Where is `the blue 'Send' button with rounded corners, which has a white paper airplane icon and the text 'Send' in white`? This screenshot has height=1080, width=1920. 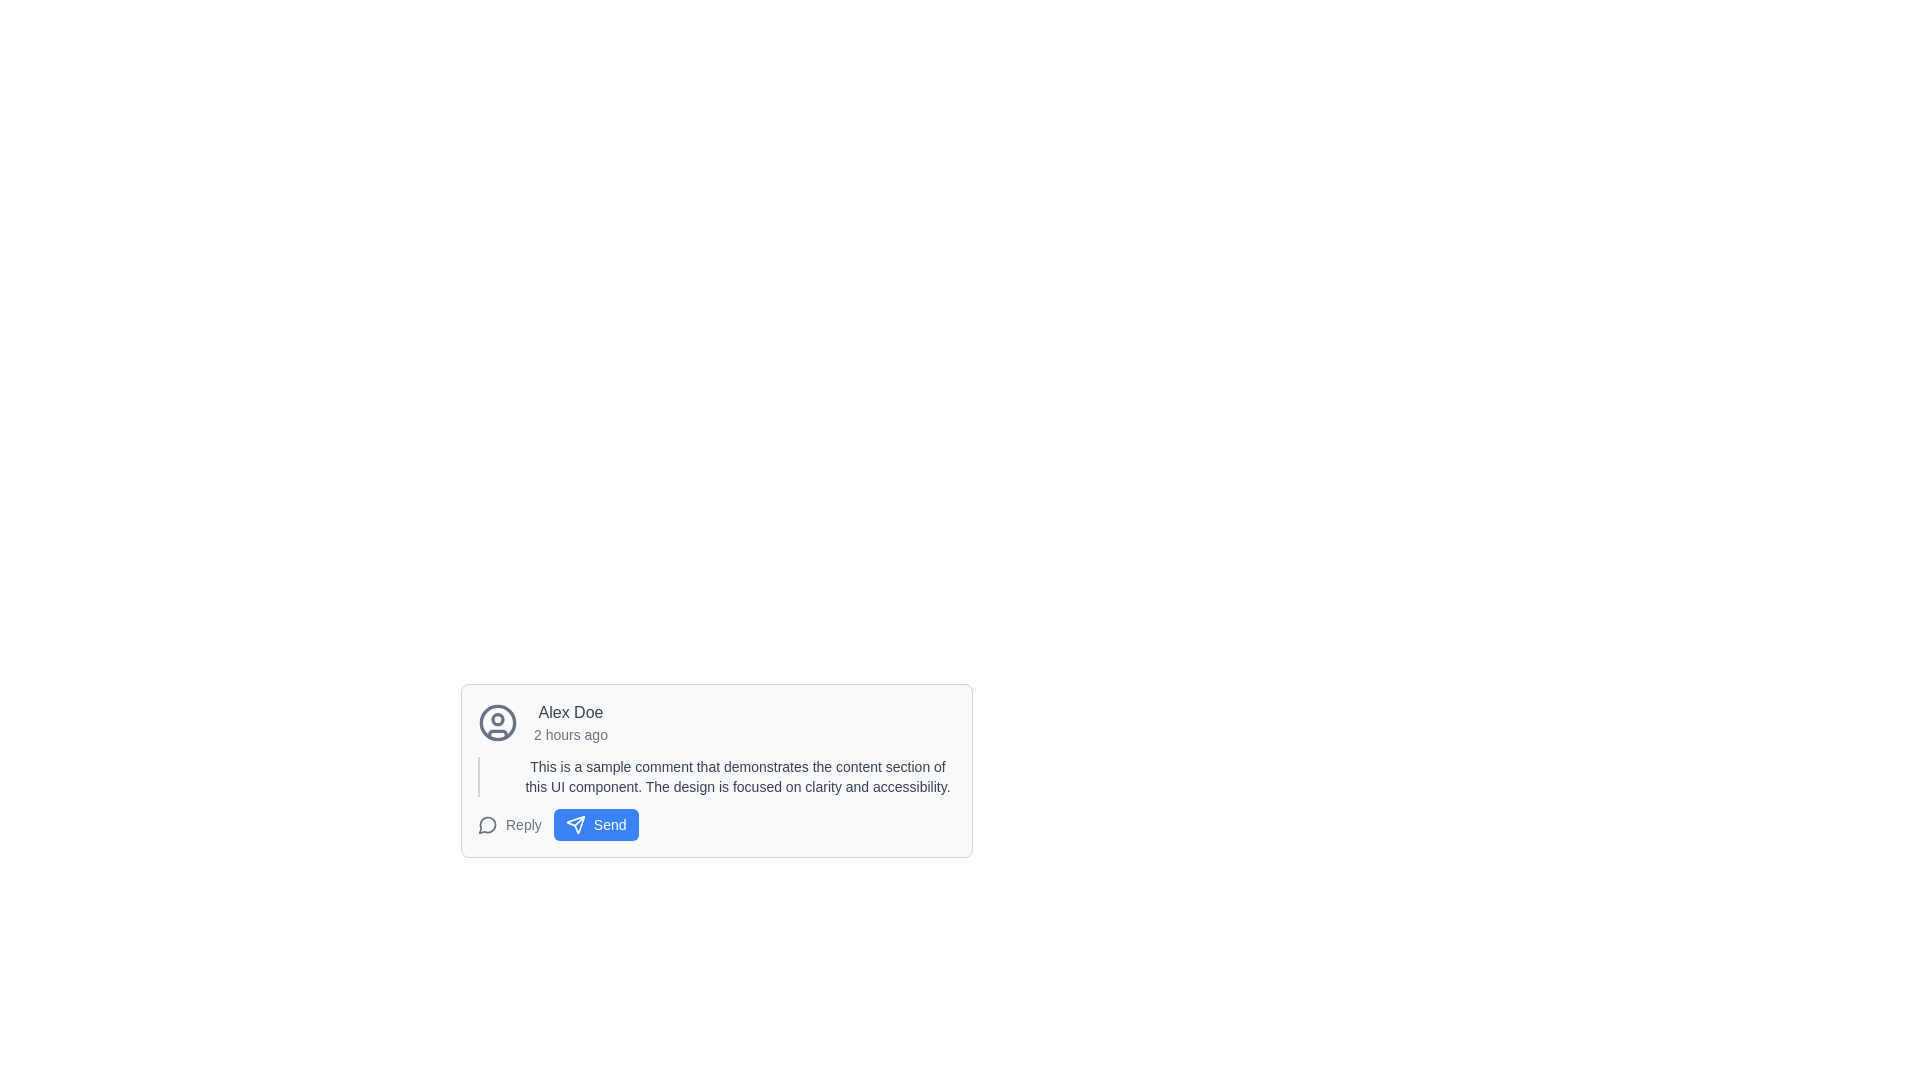
the blue 'Send' button with rounded corners, which has a white paper airplane icon and the text 'Send' in white is located at coordinates (595, 825).